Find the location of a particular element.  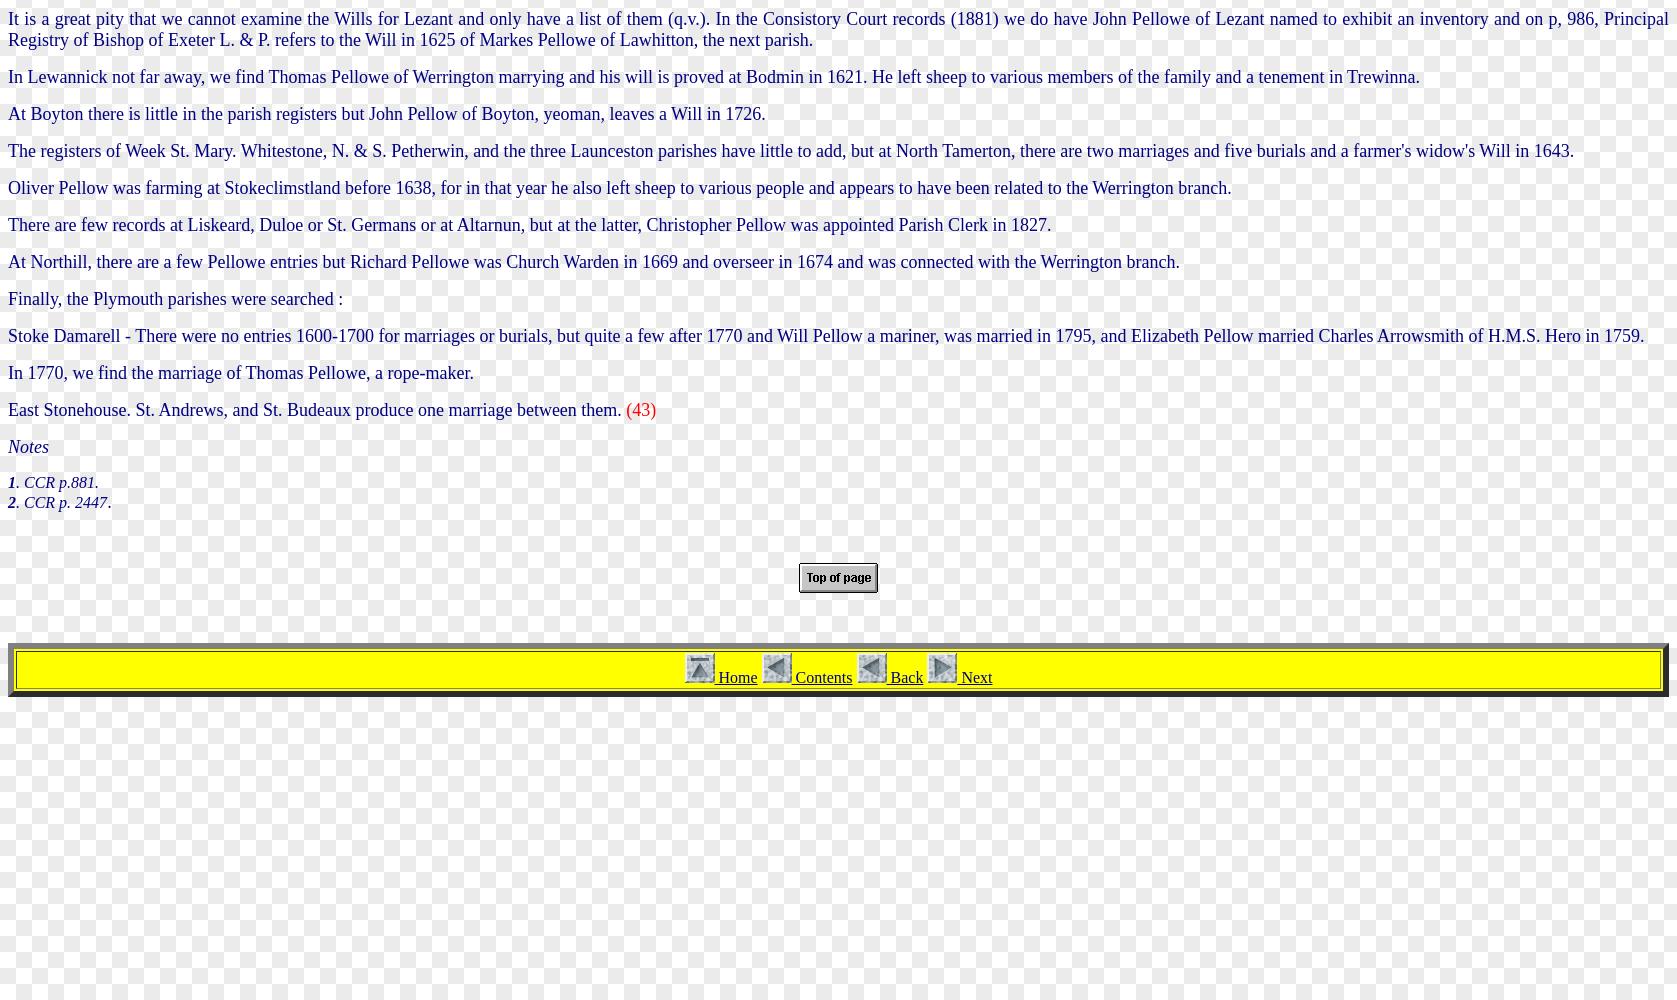

'2' is located at coordinates (12, 501).